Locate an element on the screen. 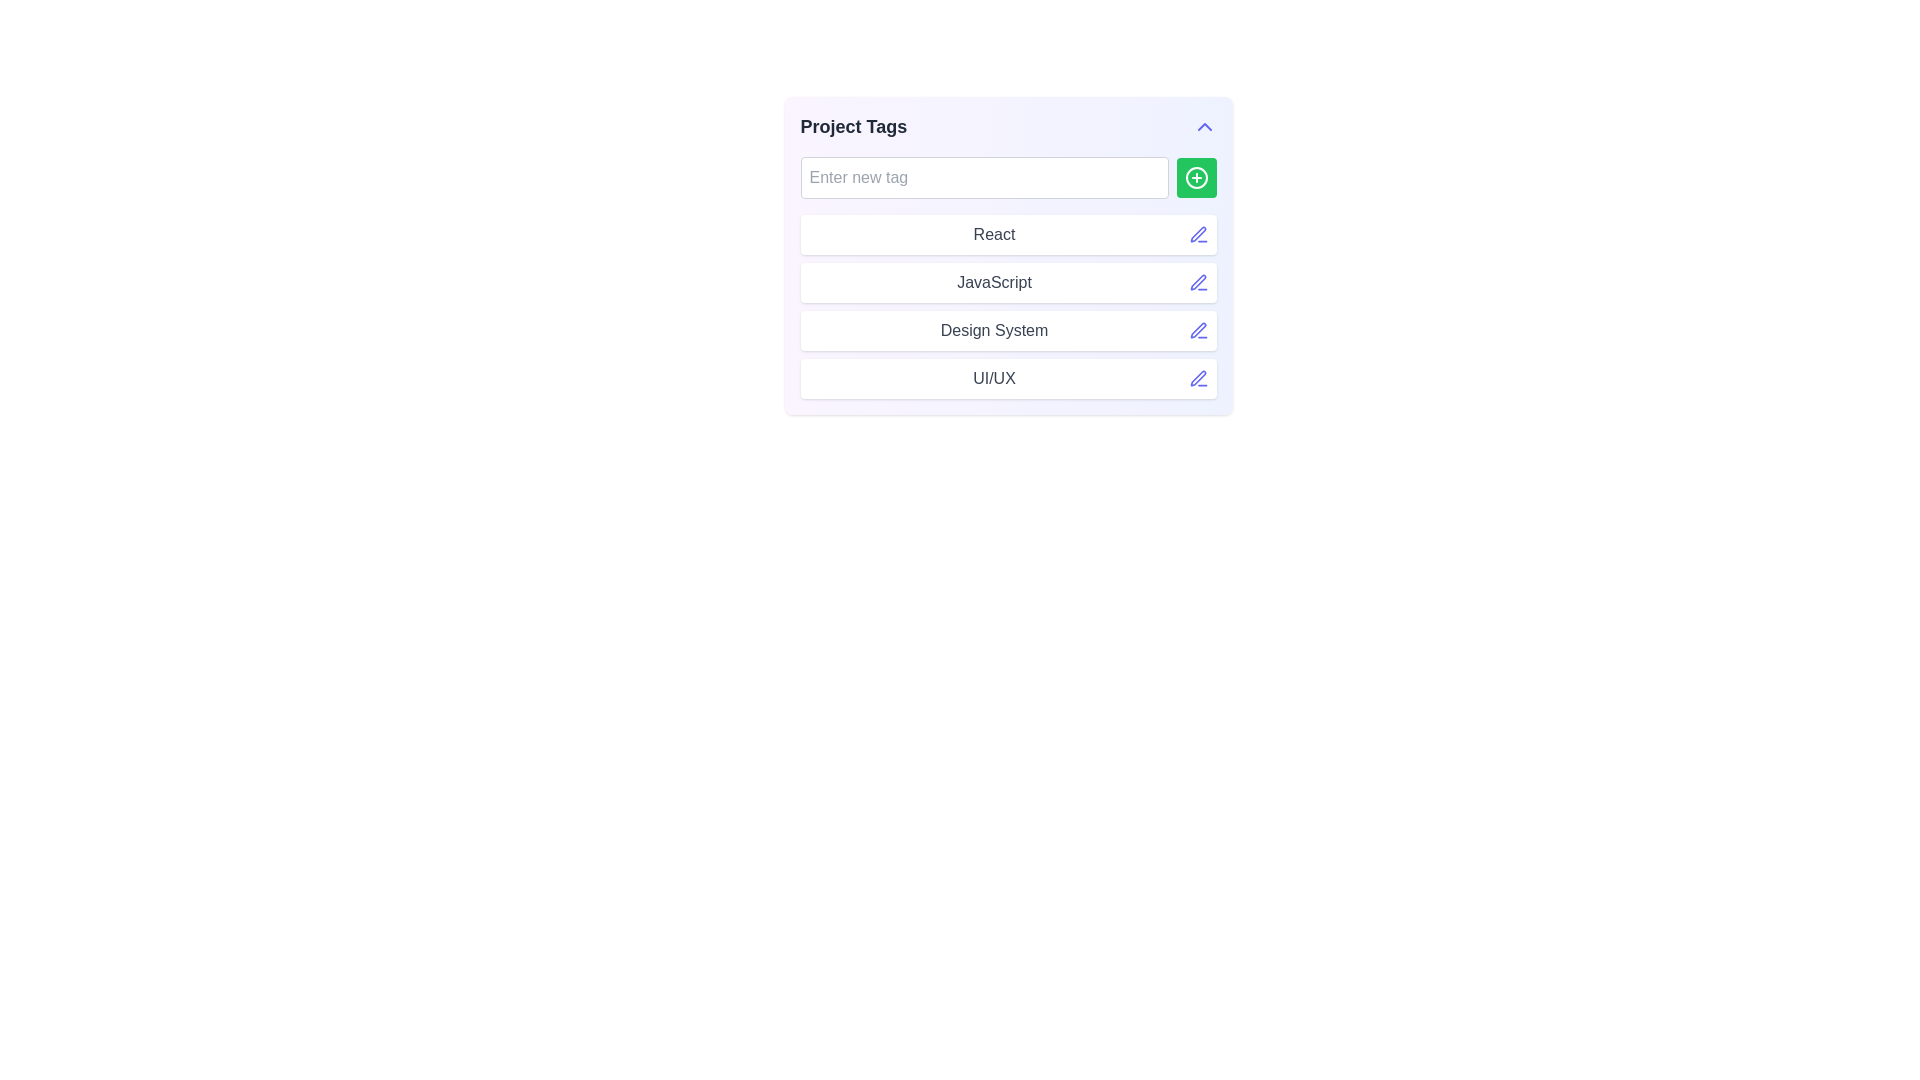 The image size is (1920, 1080). the pen icon located to the right of the 'JavaScript' tag within the 'Project Tags' card to initiate editing is located at coordinates (1198, 282).